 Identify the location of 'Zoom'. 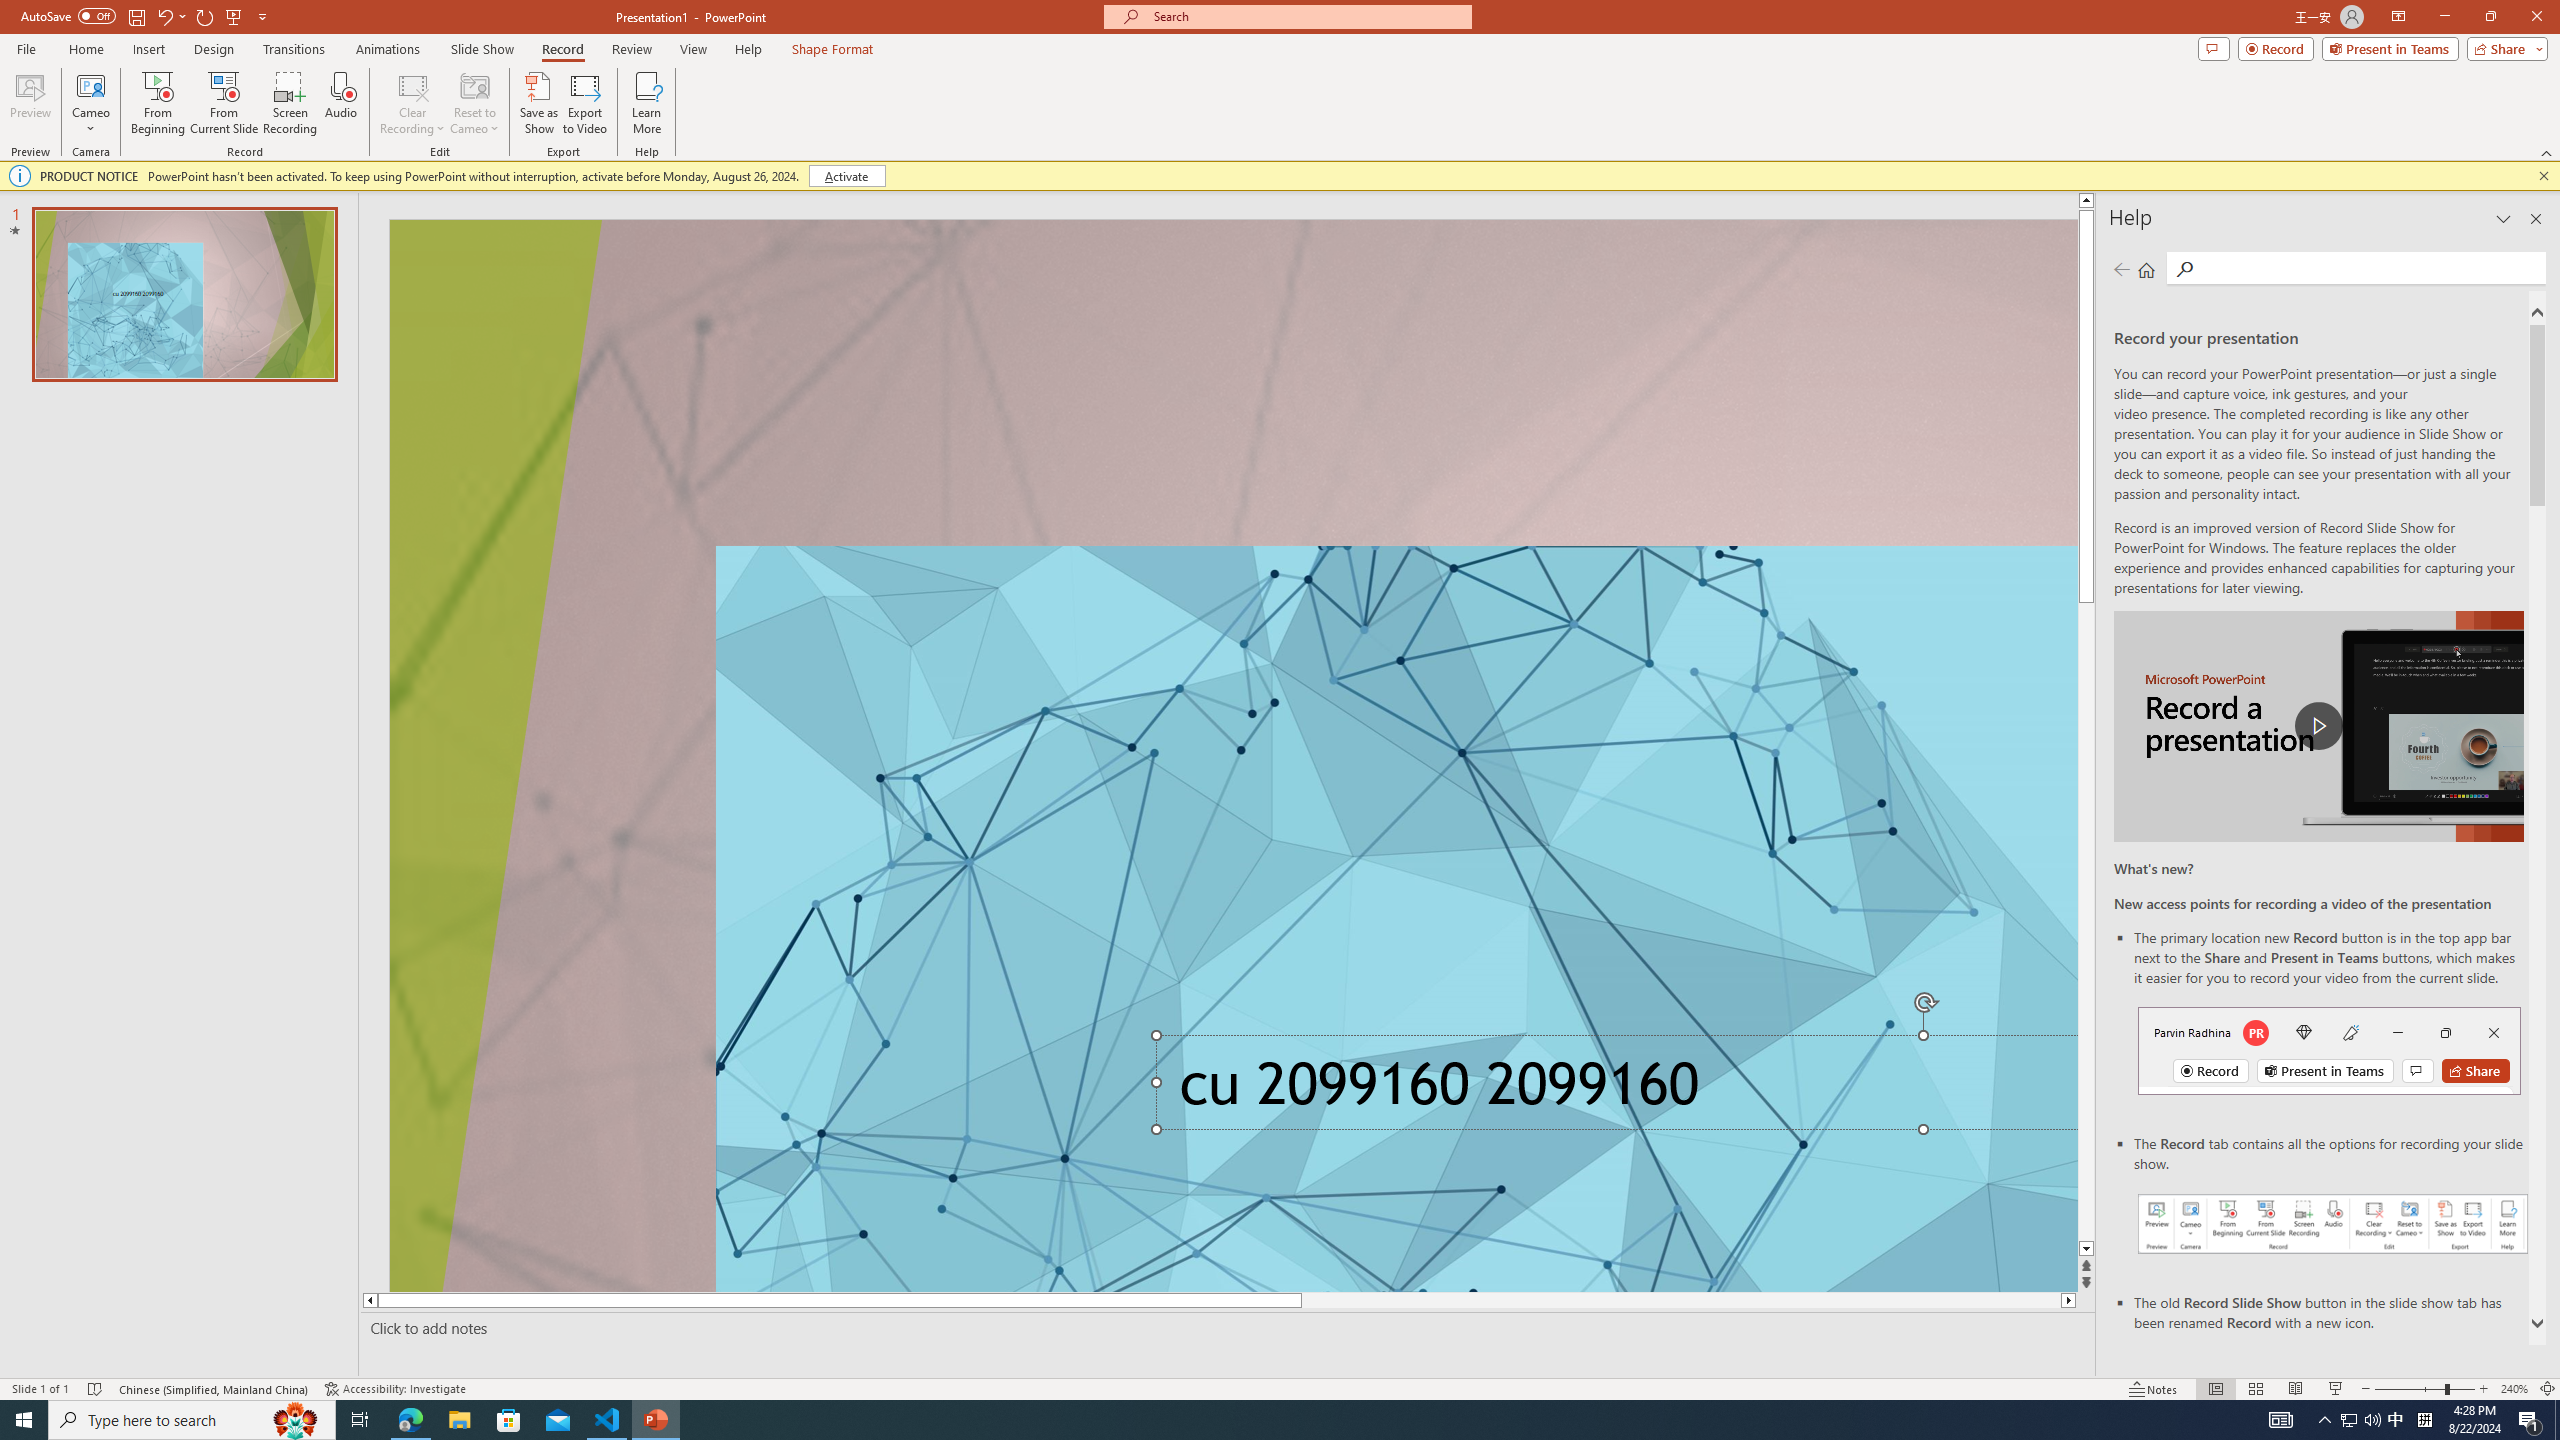
(2425, 1389).